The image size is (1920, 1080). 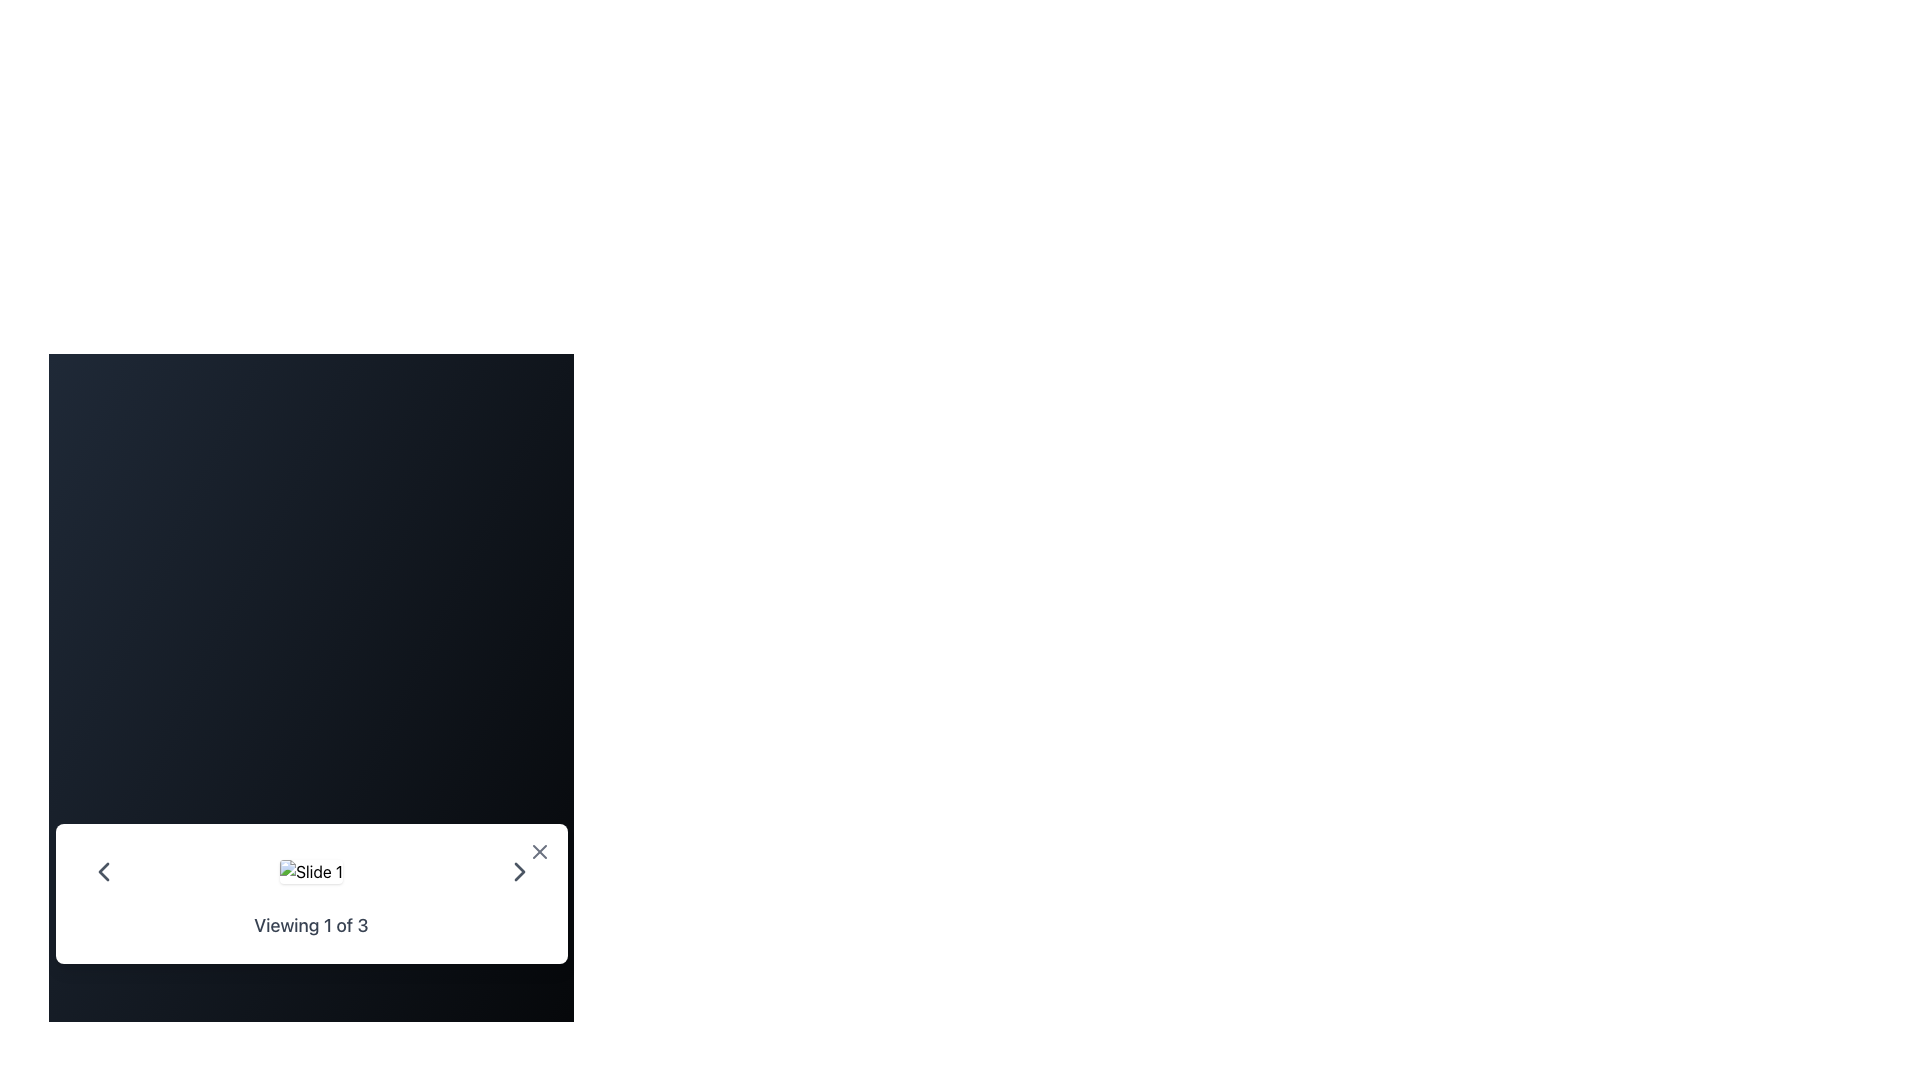 What do you see at coordinates (519, 870) in the screenshot?
I see `the right arrow icon, styled as an outlined chevron in gray, to move to the next slide` at bounding box center [519, 870].